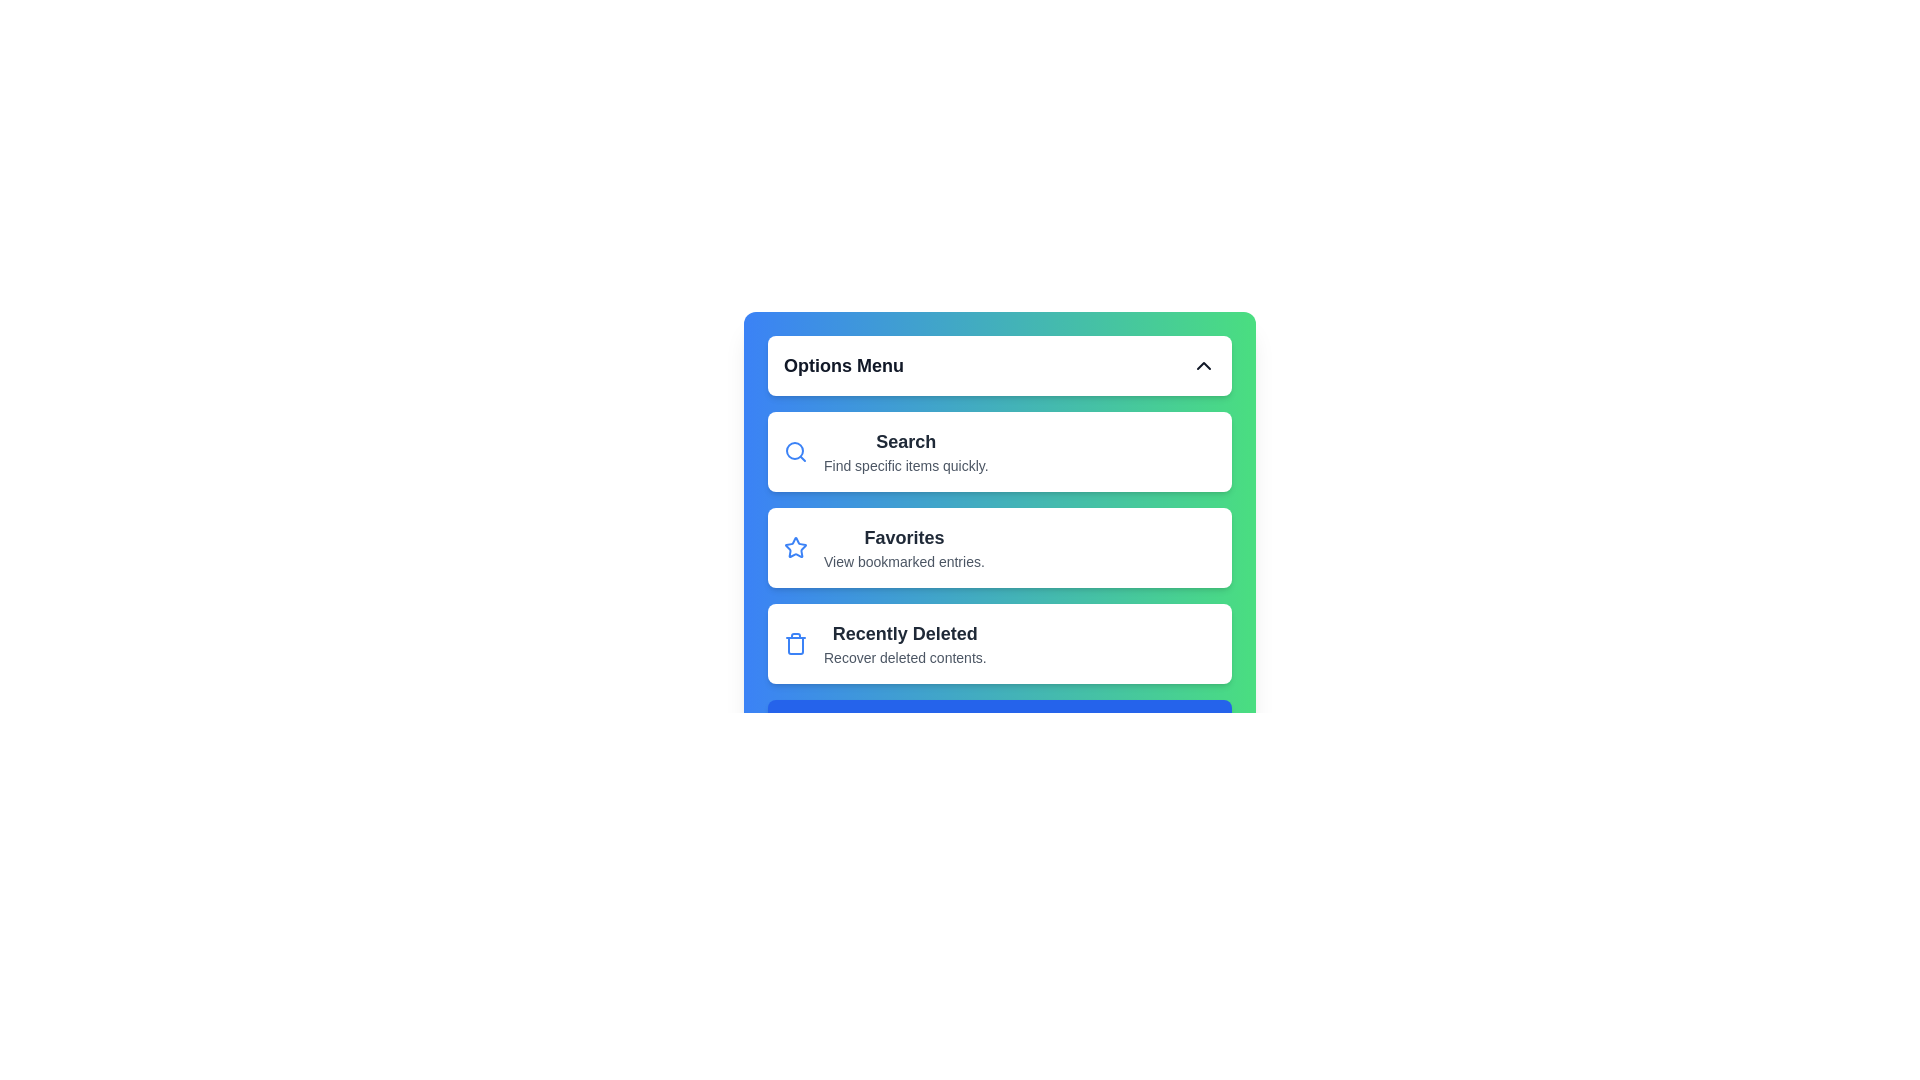 This screenshot has width=1920, height=1080. What do you see at coordinates (795, 547) in the screenshot?
I see `the 'favorite' or 'bookmark' icon located to the left of the 'Favorites' title in the options menu` at bounding box center [795, 547].